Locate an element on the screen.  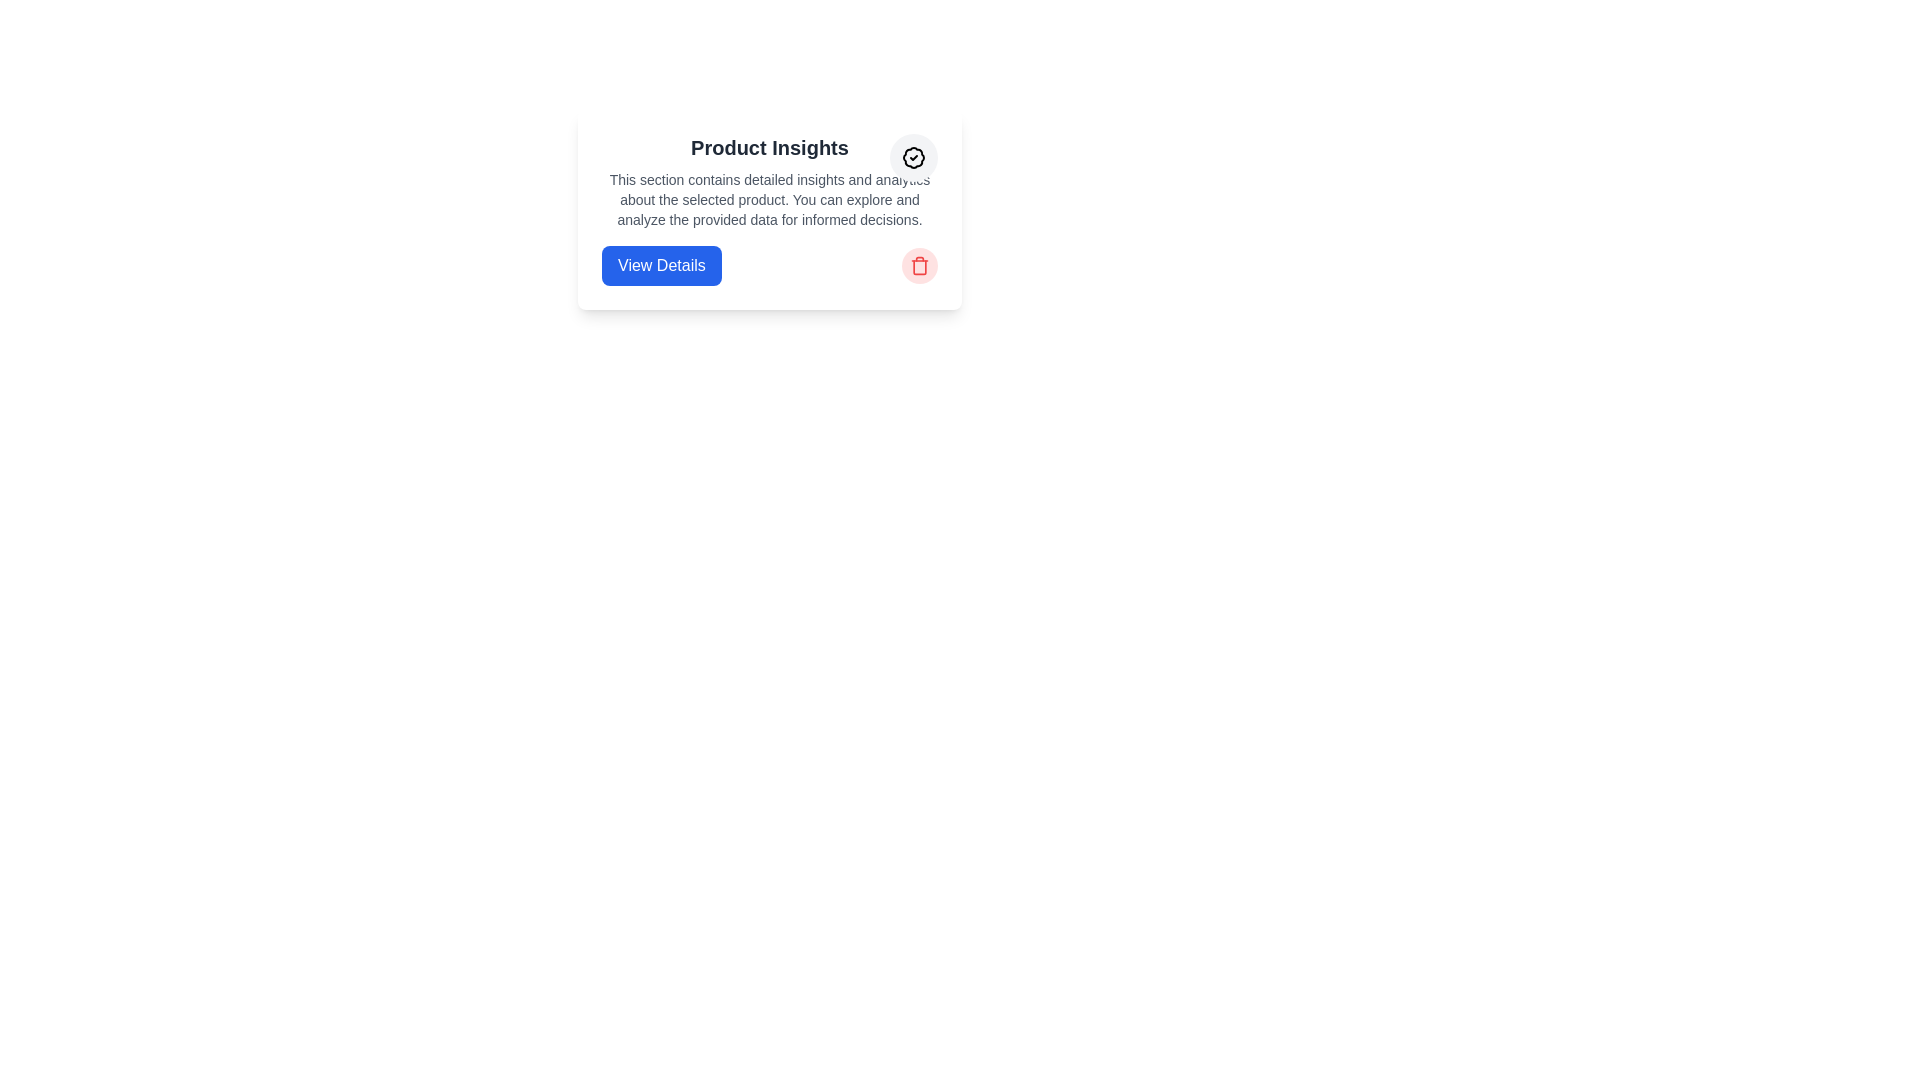
the interactive button located in the top-right corner of the 'Product Insights' section is located at coordinates (912, 157).